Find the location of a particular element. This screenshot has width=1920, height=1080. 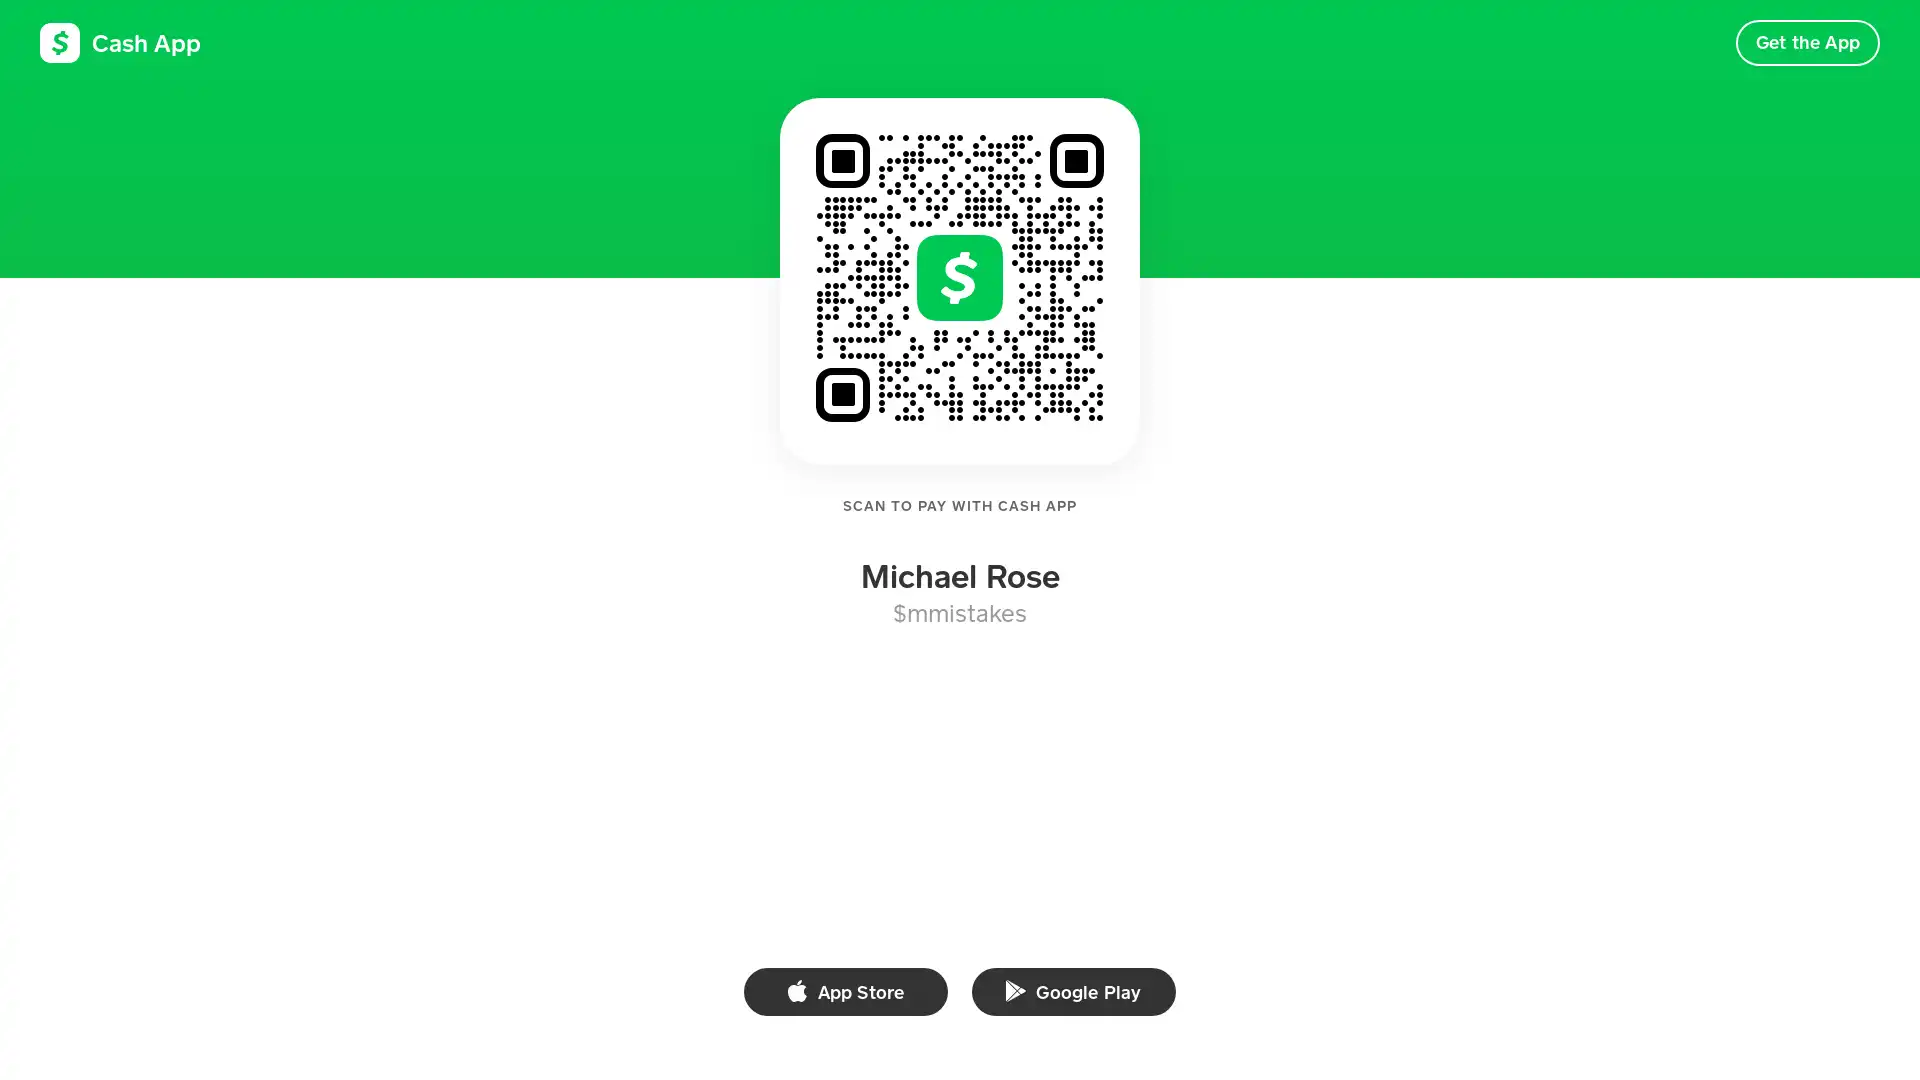

Google Play is located at coordinates (1073, 991).